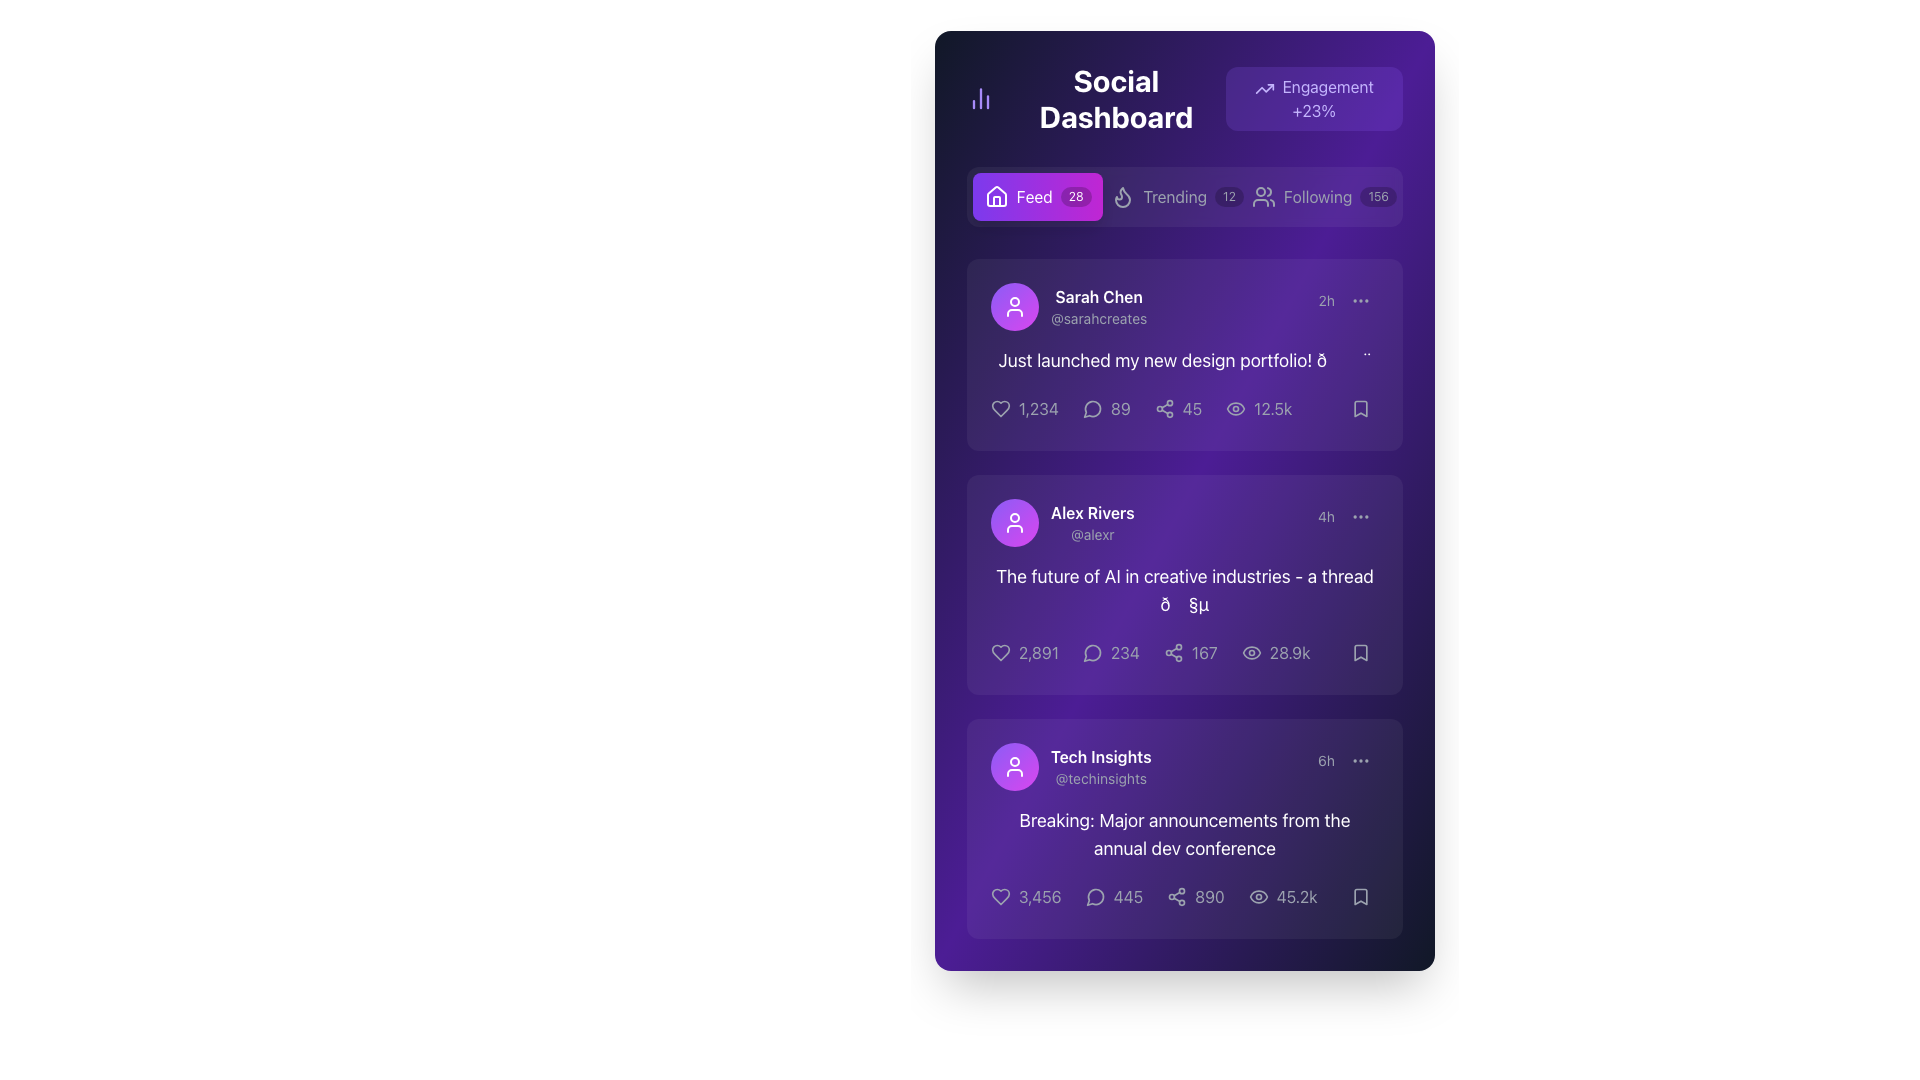 Image resolution: width=1920 pixels, height=1080 pixels. What do you see at coordinates (1228, 196) in the screenshot?
I see `the Label displaying the numeric value '12', which indicates a count related to the 'Trending' category, positioned to the right of 'Trending' and left of 'Following'` at bounding box center [1228, 196].